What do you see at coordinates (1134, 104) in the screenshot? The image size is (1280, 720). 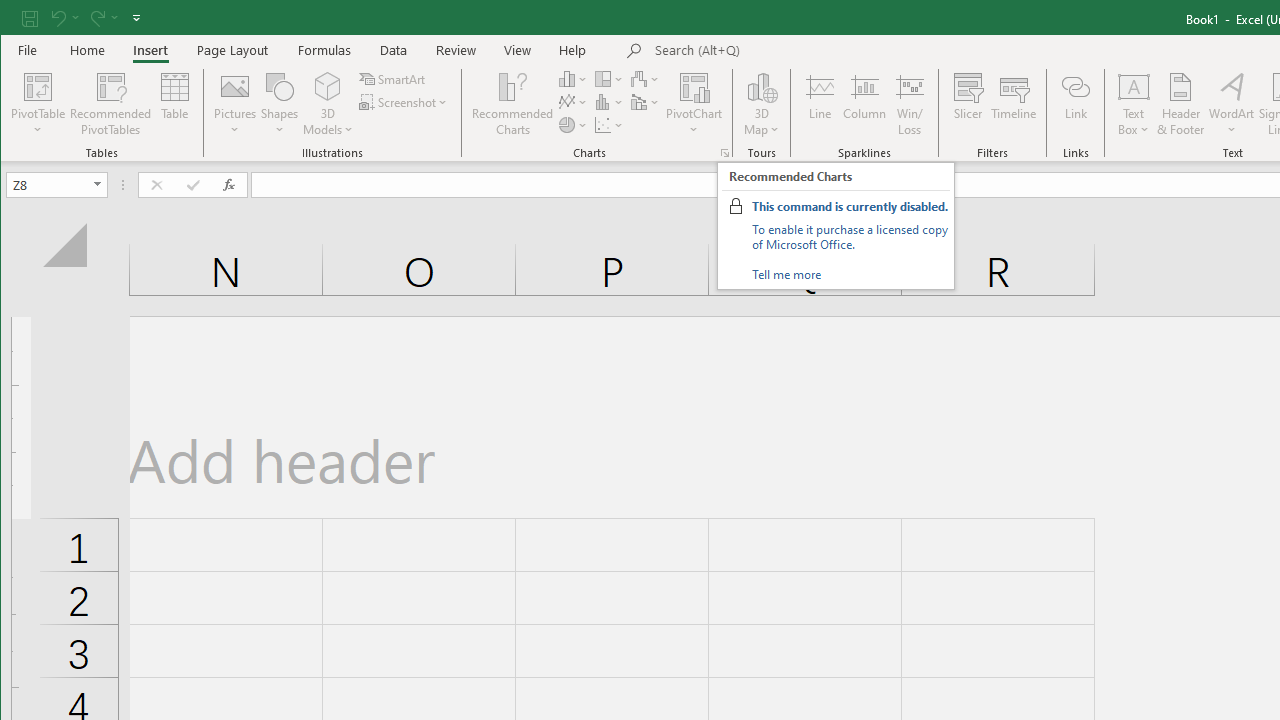 I see `'Text Box'` at bounding box center [1134, 104].